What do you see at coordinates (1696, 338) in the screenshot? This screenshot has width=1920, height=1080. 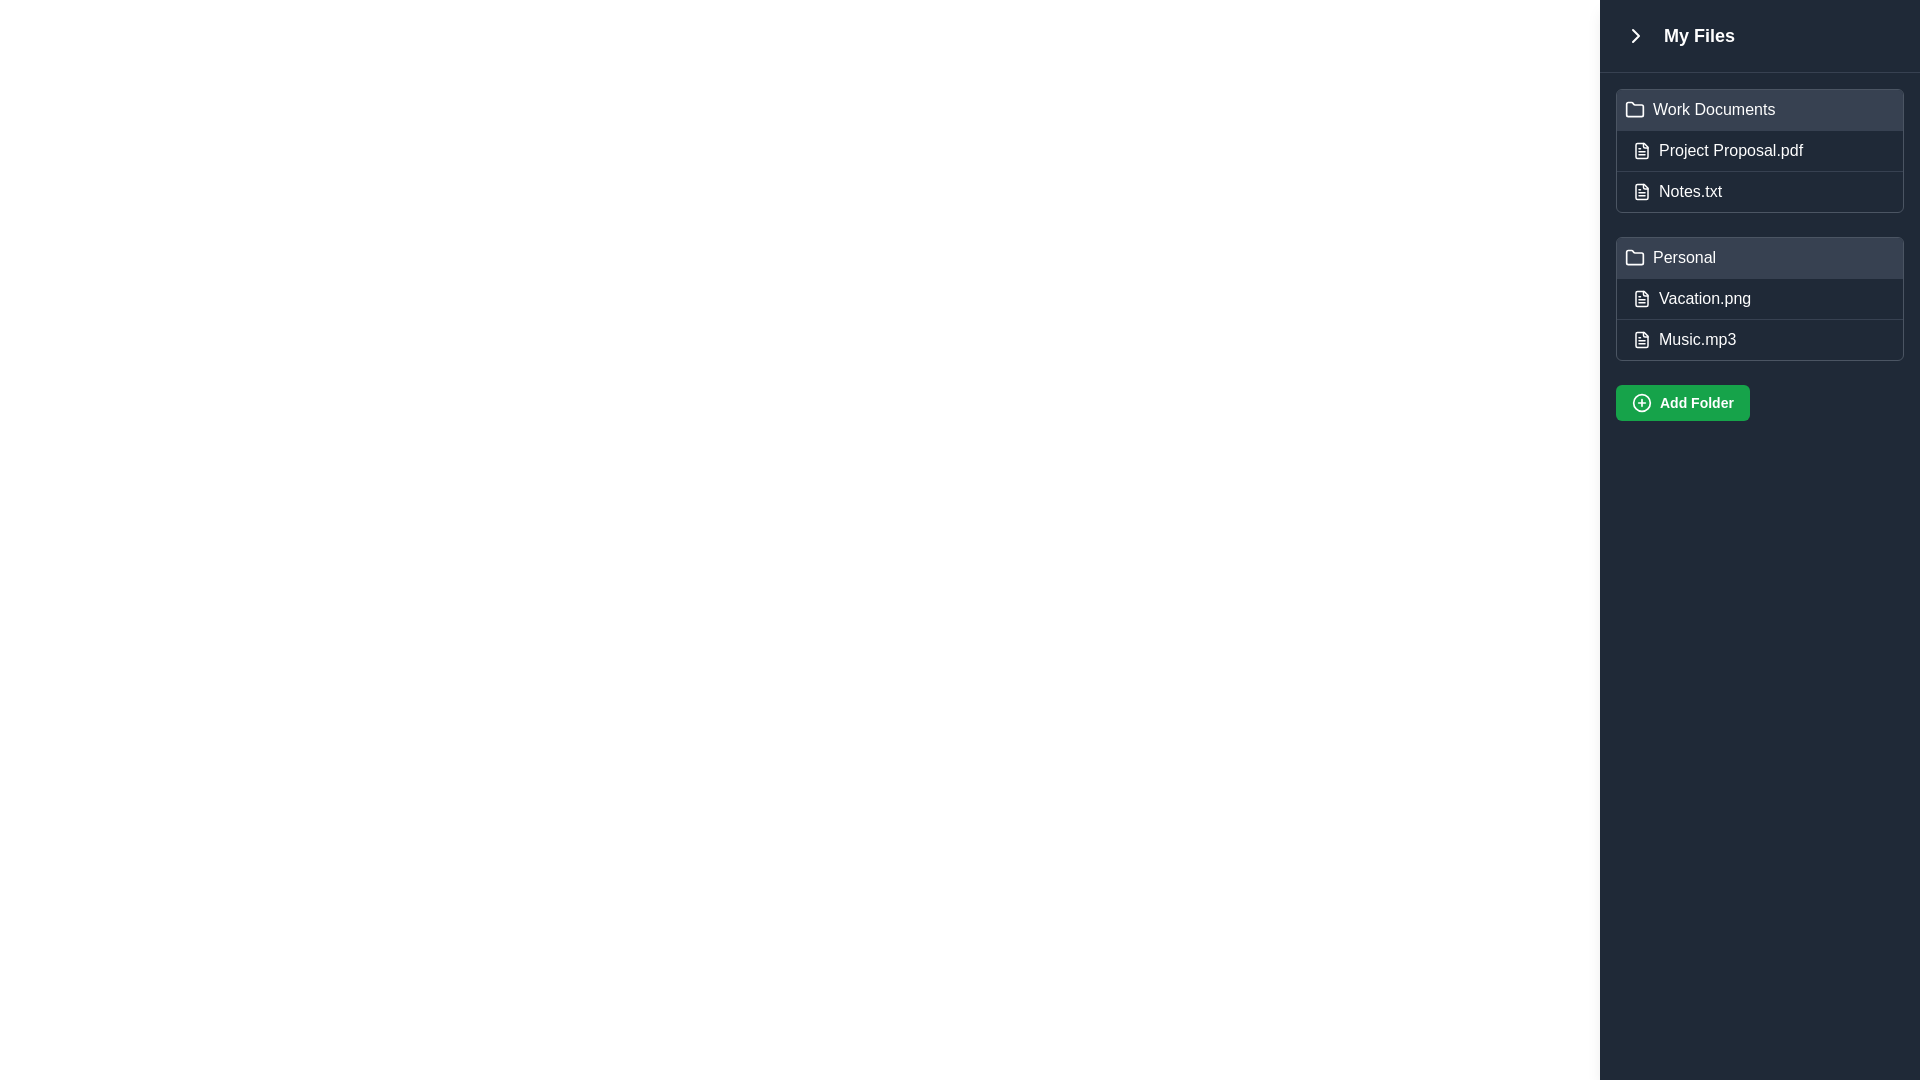 I see `the text label representing the file 'Music.mp3' located under the 'Personal' folder, specifically the second item` at bounding box center [1696, 338].